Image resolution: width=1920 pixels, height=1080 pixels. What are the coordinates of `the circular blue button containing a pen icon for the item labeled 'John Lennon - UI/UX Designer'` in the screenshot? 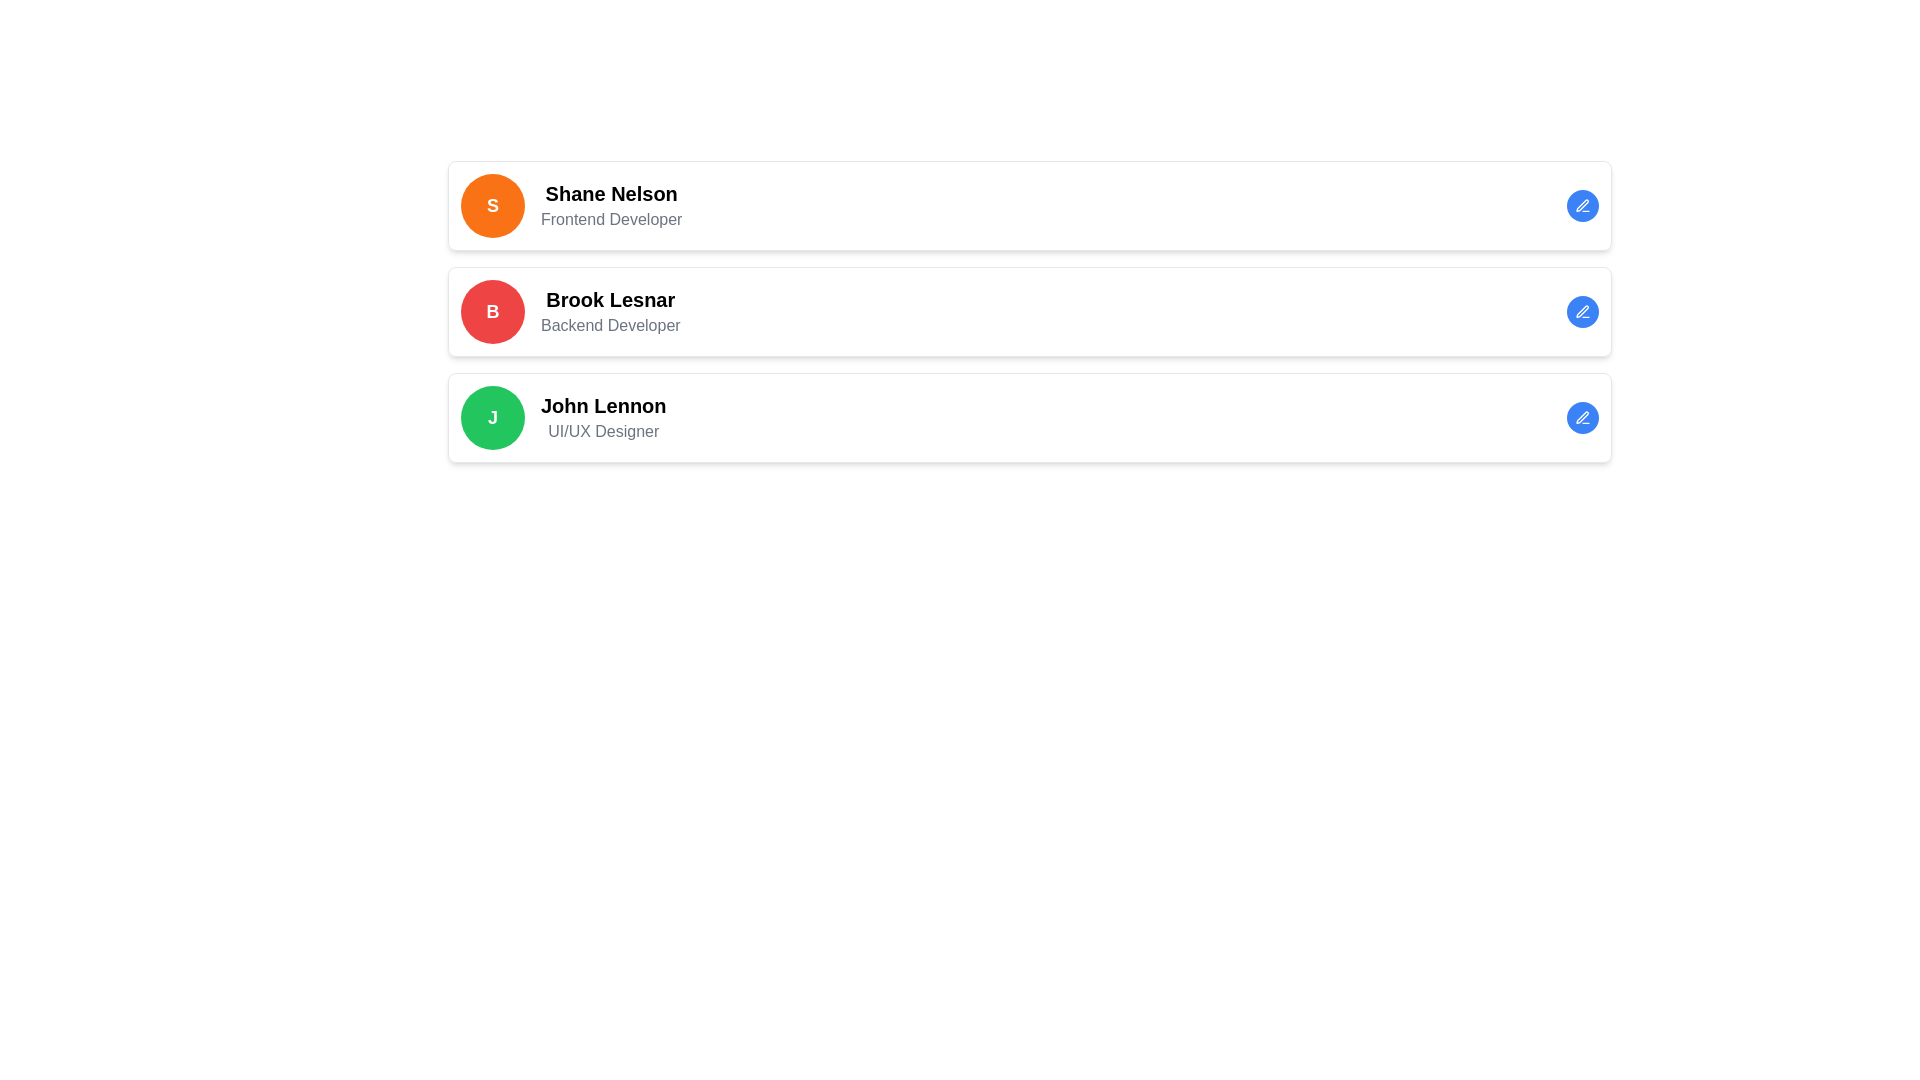 It's located at (1581, 311).